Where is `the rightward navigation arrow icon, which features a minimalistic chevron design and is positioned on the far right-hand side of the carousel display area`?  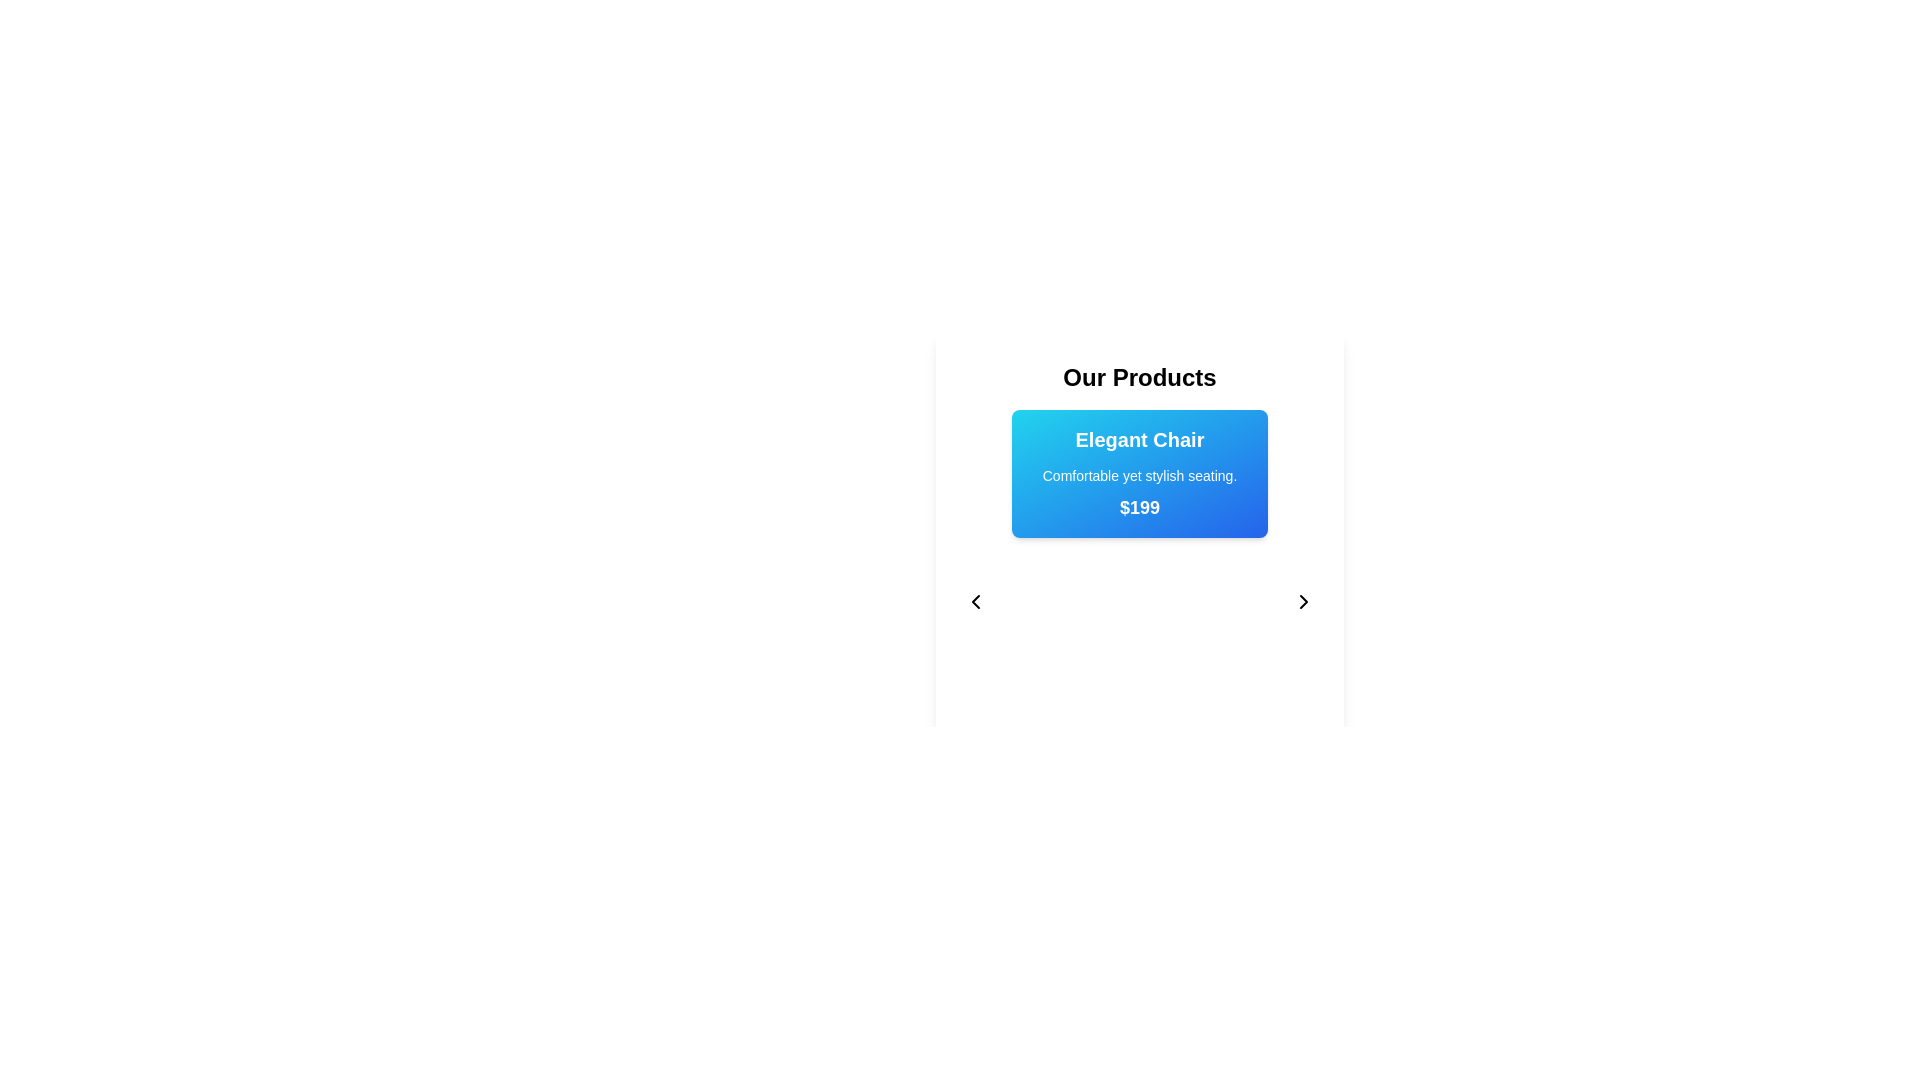 the rightward navigation arrow icon, which features a minimalistic chevron design and is positioned on the far right-hand side of the carousel display area is located at coordinates (1304, 600).